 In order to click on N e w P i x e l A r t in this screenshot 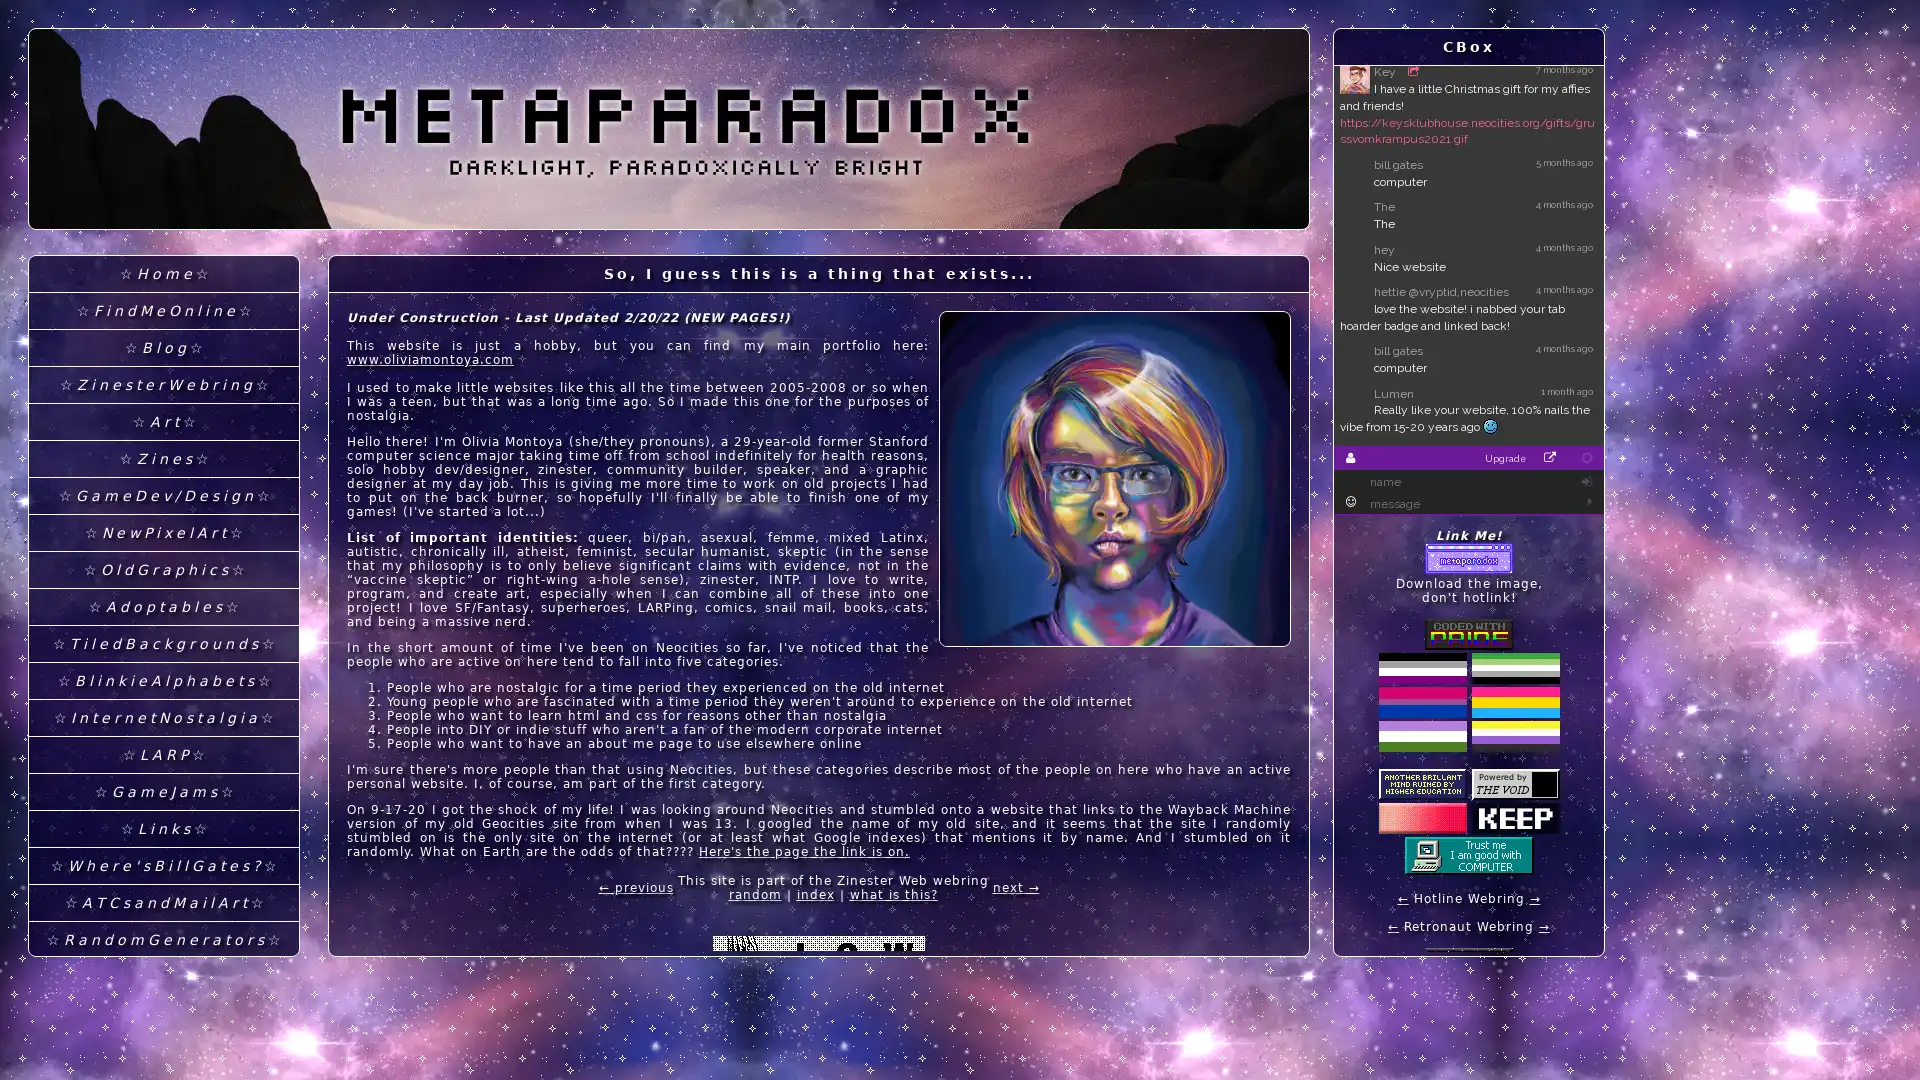, I will do `click(163, 532)`.